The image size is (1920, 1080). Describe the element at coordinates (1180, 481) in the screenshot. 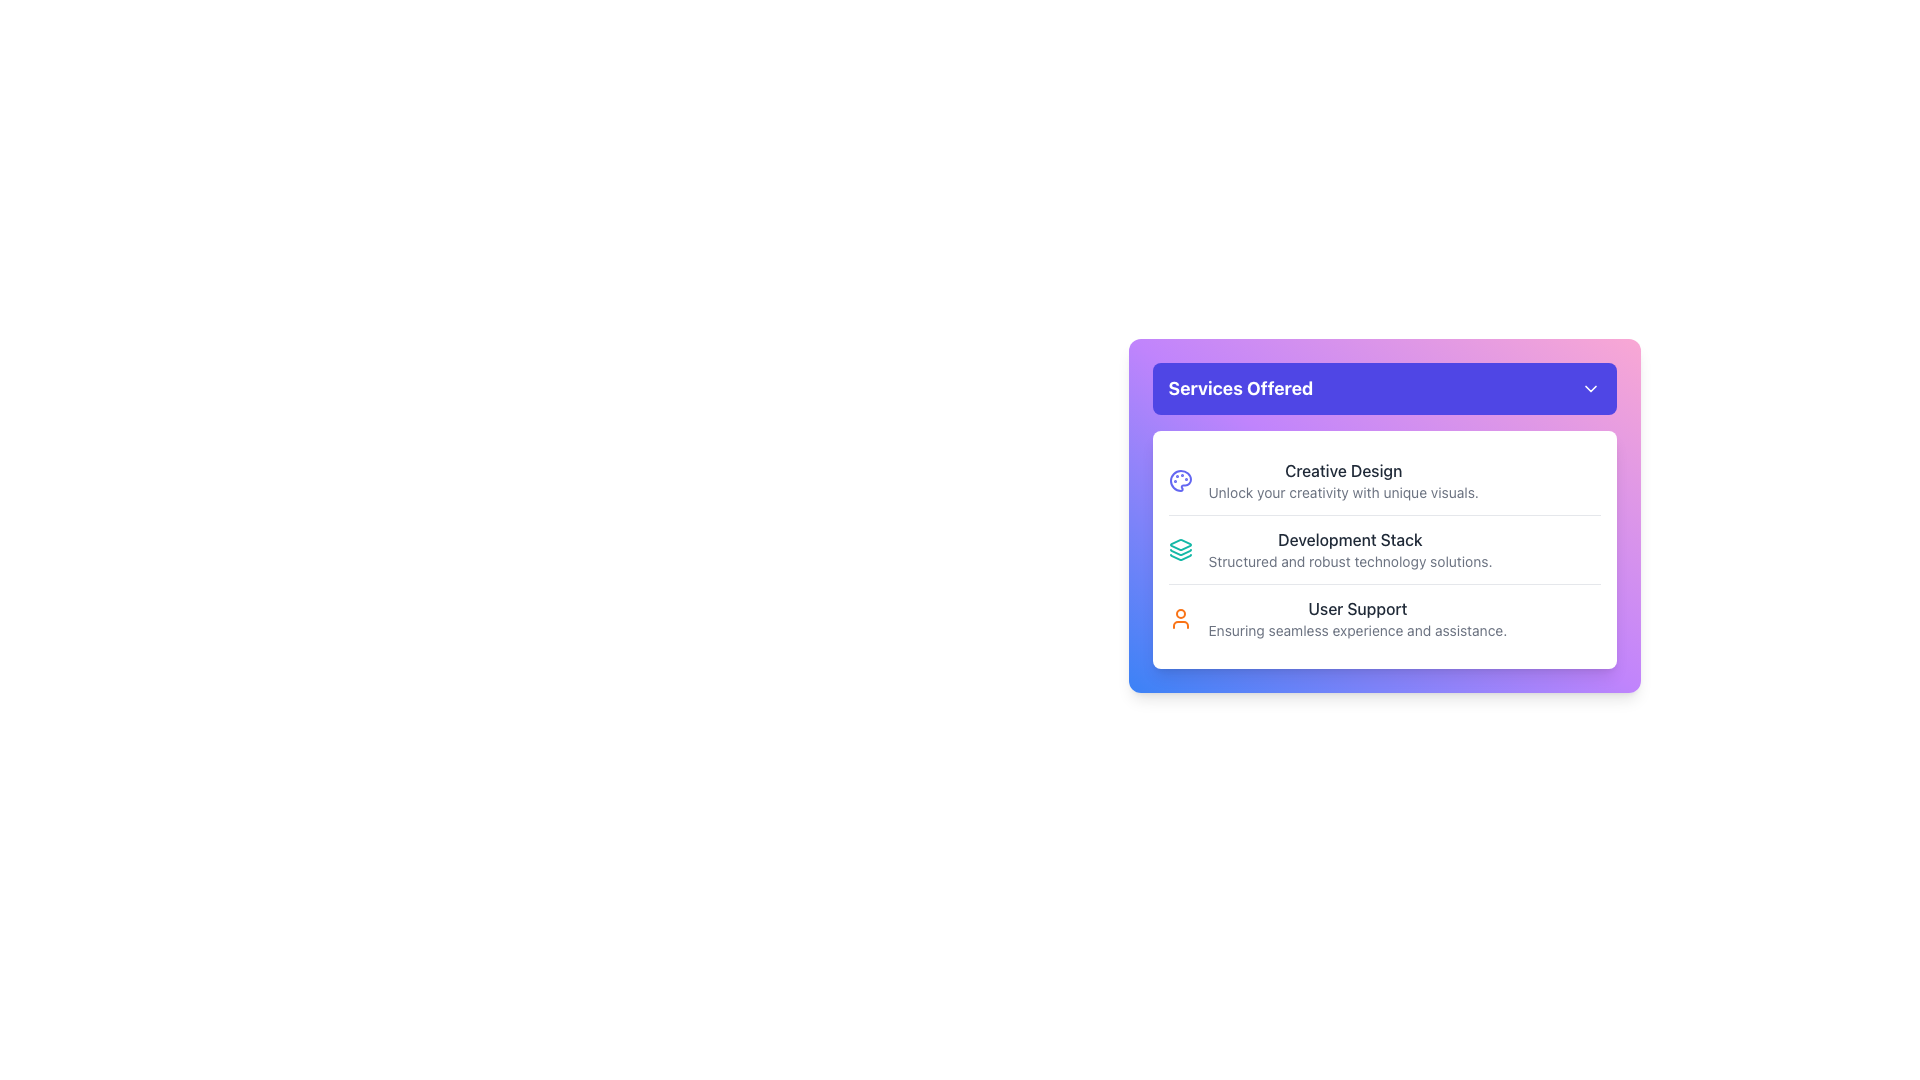

I see `the vibrant indigo palette-shaped icon located to the left of the 'Creative Design' text` at that location.